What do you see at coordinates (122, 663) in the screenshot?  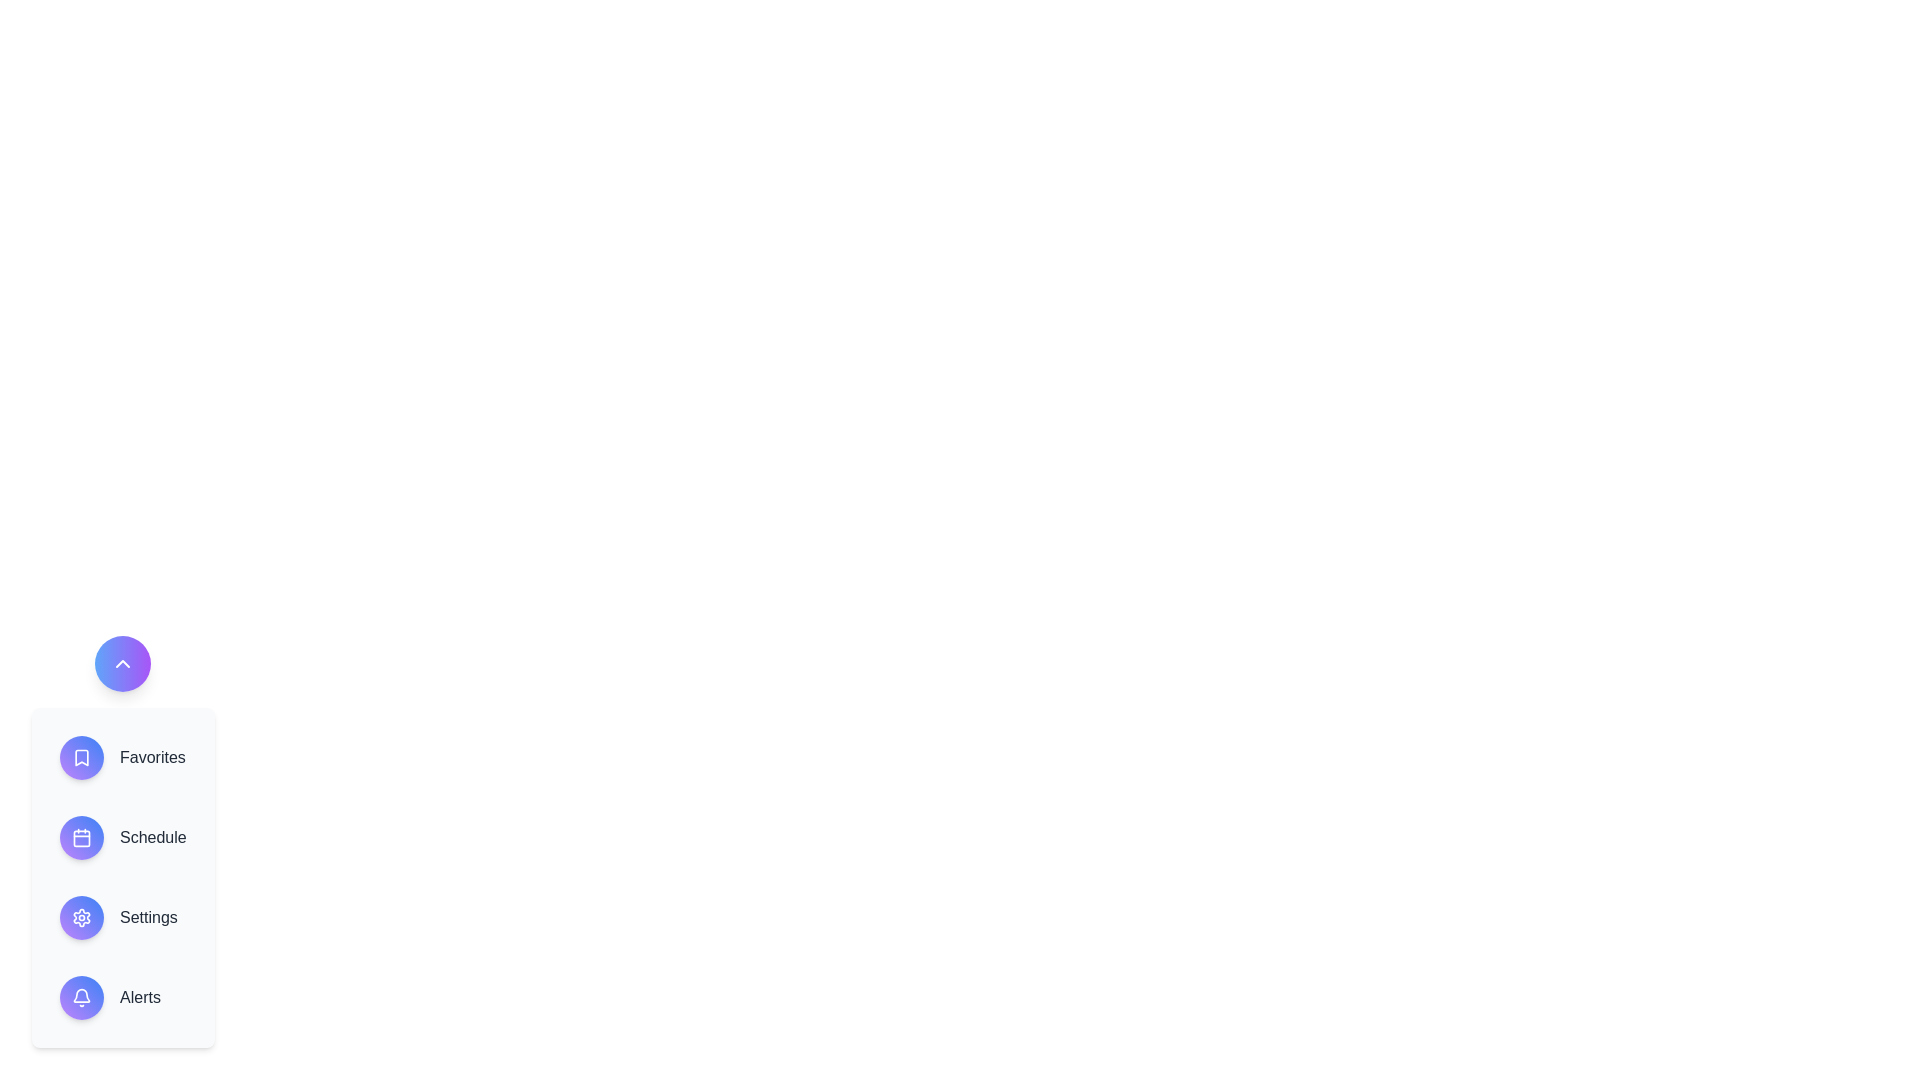 I see `toggle button to expand or collapse the menu` at bounding box center [122, 663].